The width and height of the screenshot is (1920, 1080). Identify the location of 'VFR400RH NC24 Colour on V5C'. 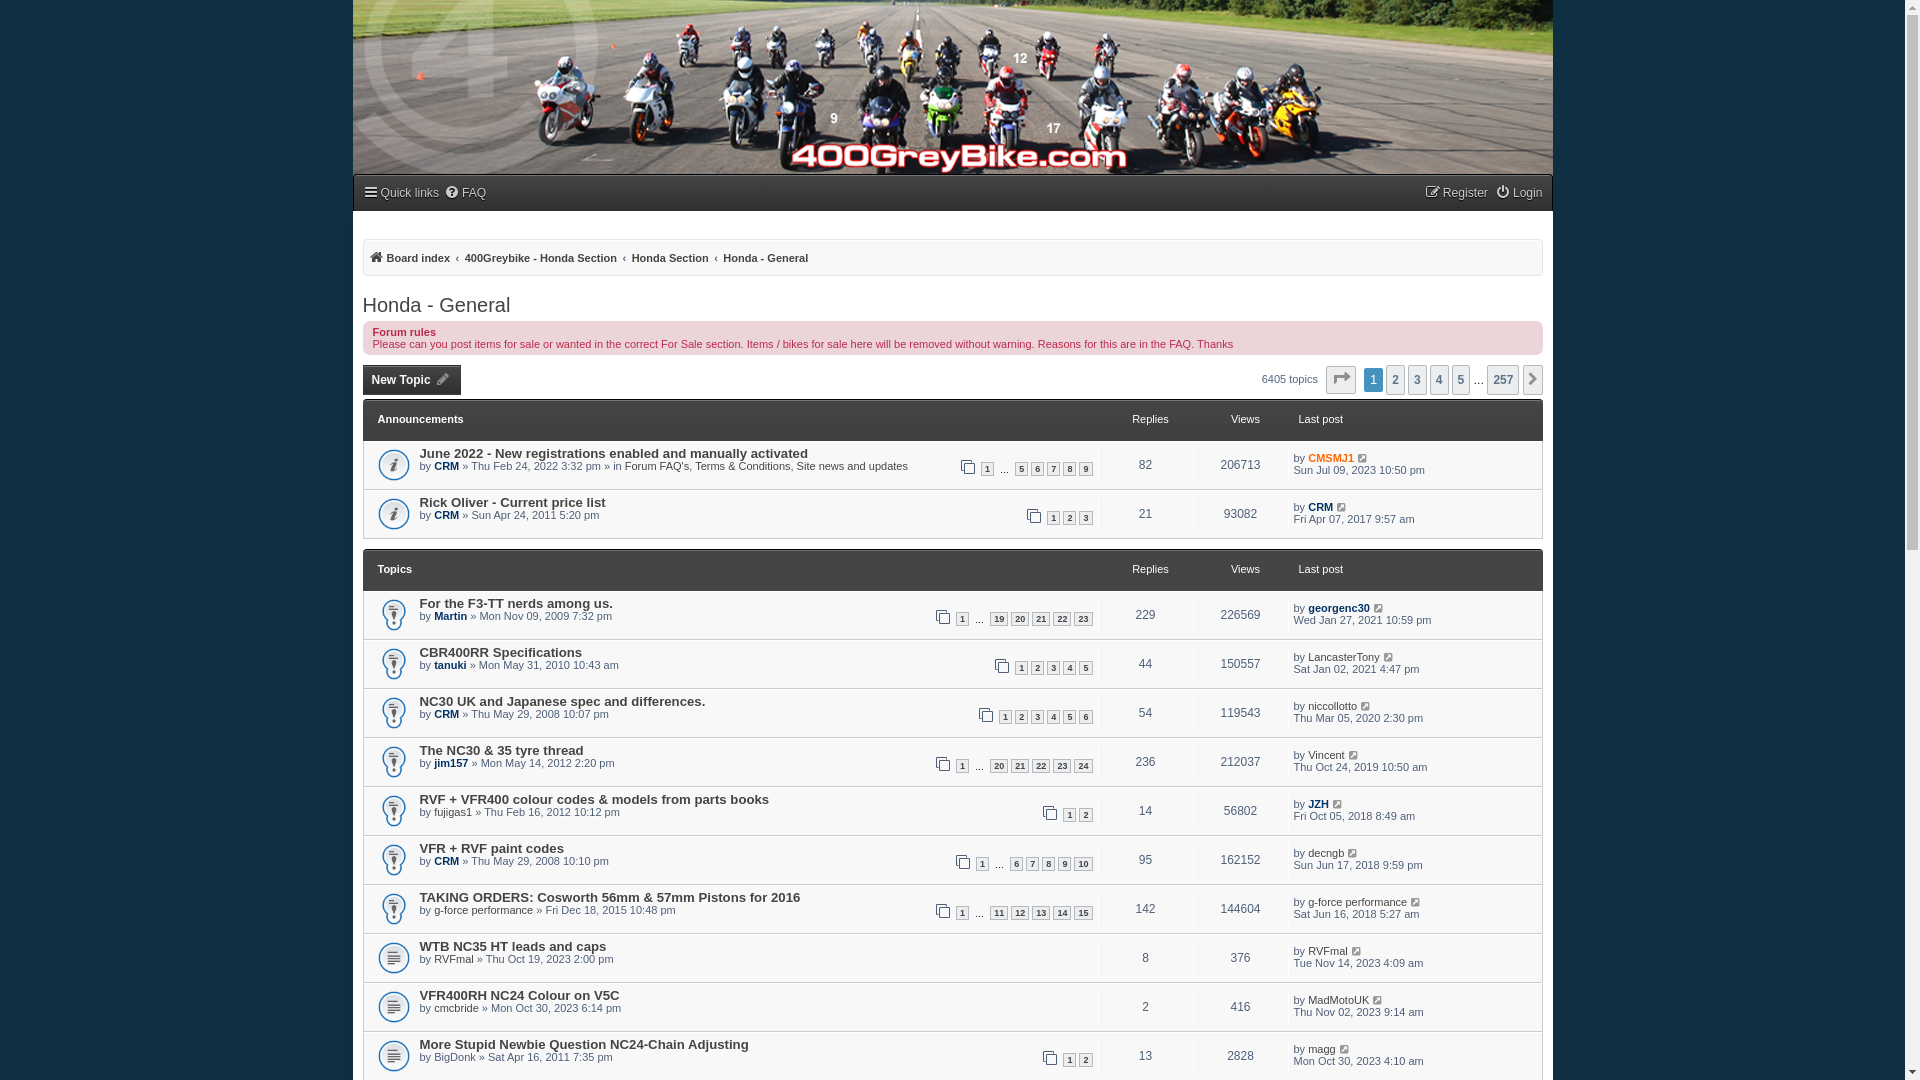
(519, 995).